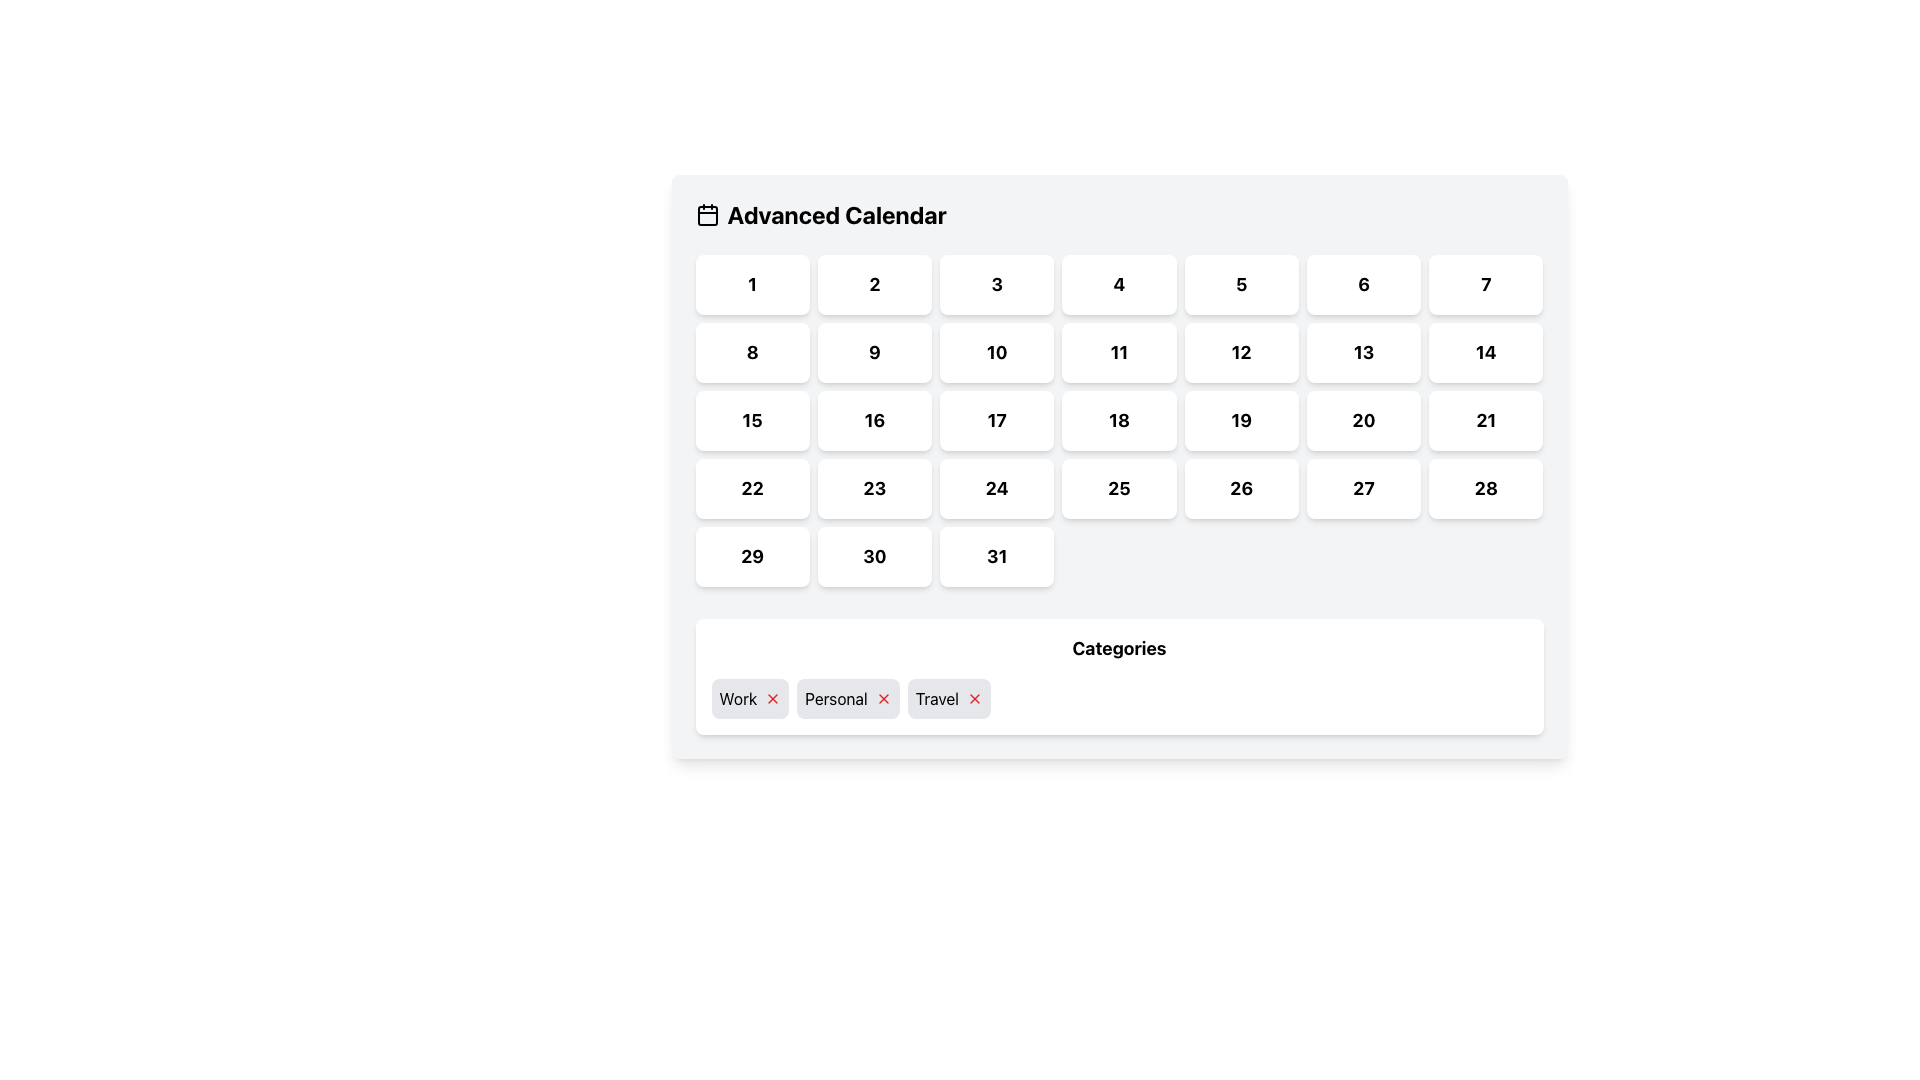 The width and height of the screenshot is (1920, 1080). What do you see at coordinates (1118, 352) in the screenshot?
I see `the 11th date button` at bounding box center [1118, 352].